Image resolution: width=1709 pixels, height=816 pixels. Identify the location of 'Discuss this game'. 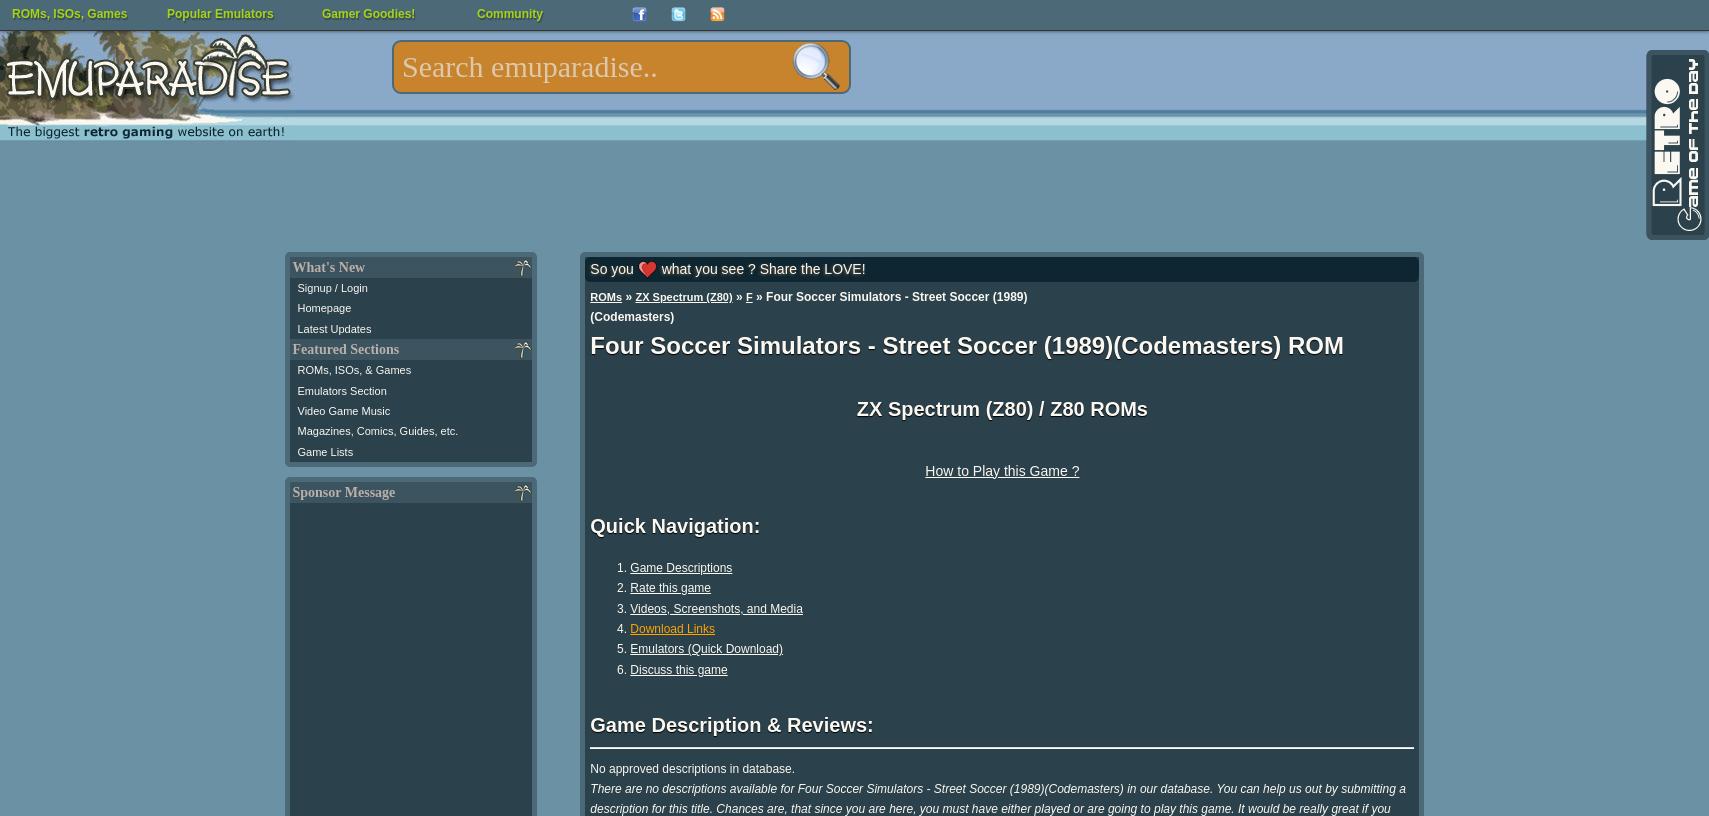
(628, 668).